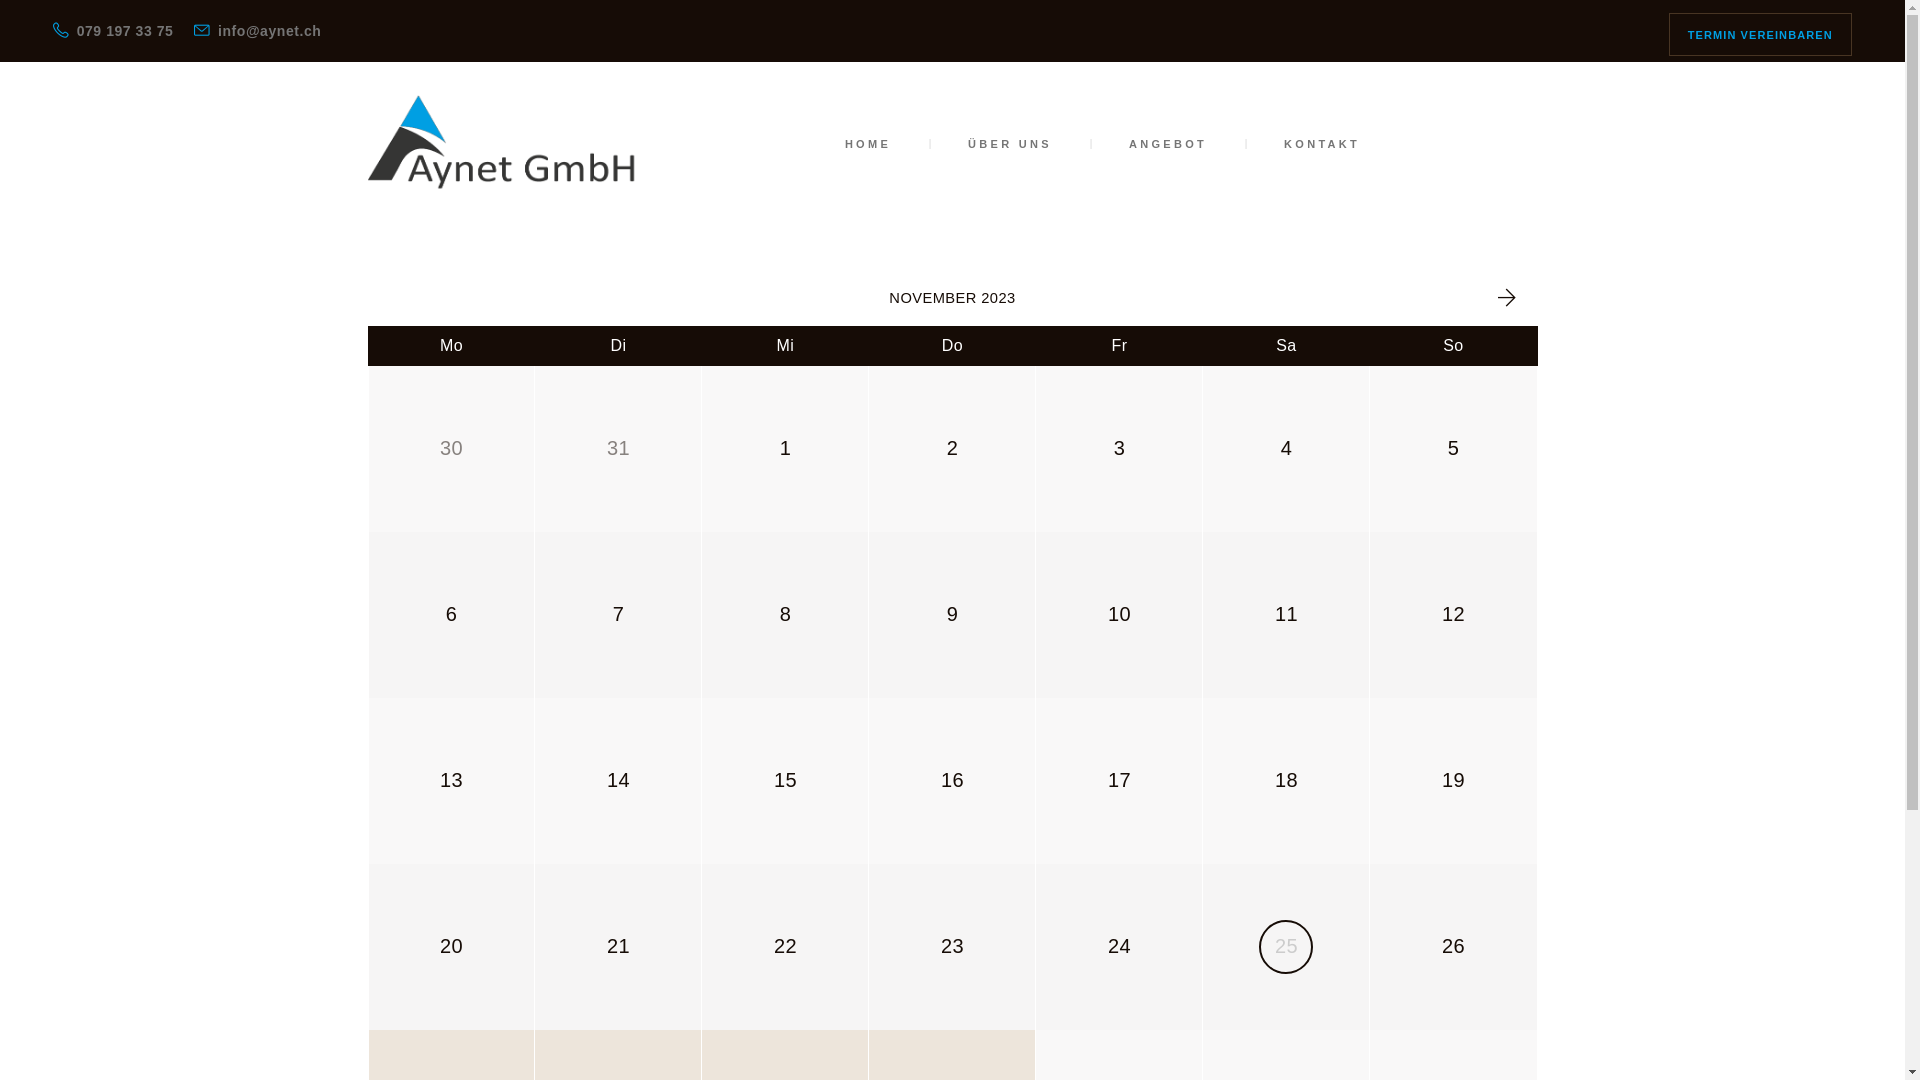 Image resolution: width=1920 pixels, height=1080 pixels. What do you see at coordinates (256, 30) in the screenshot?
I see `'info@aynet.ch'` at bounding box center [256, 30].